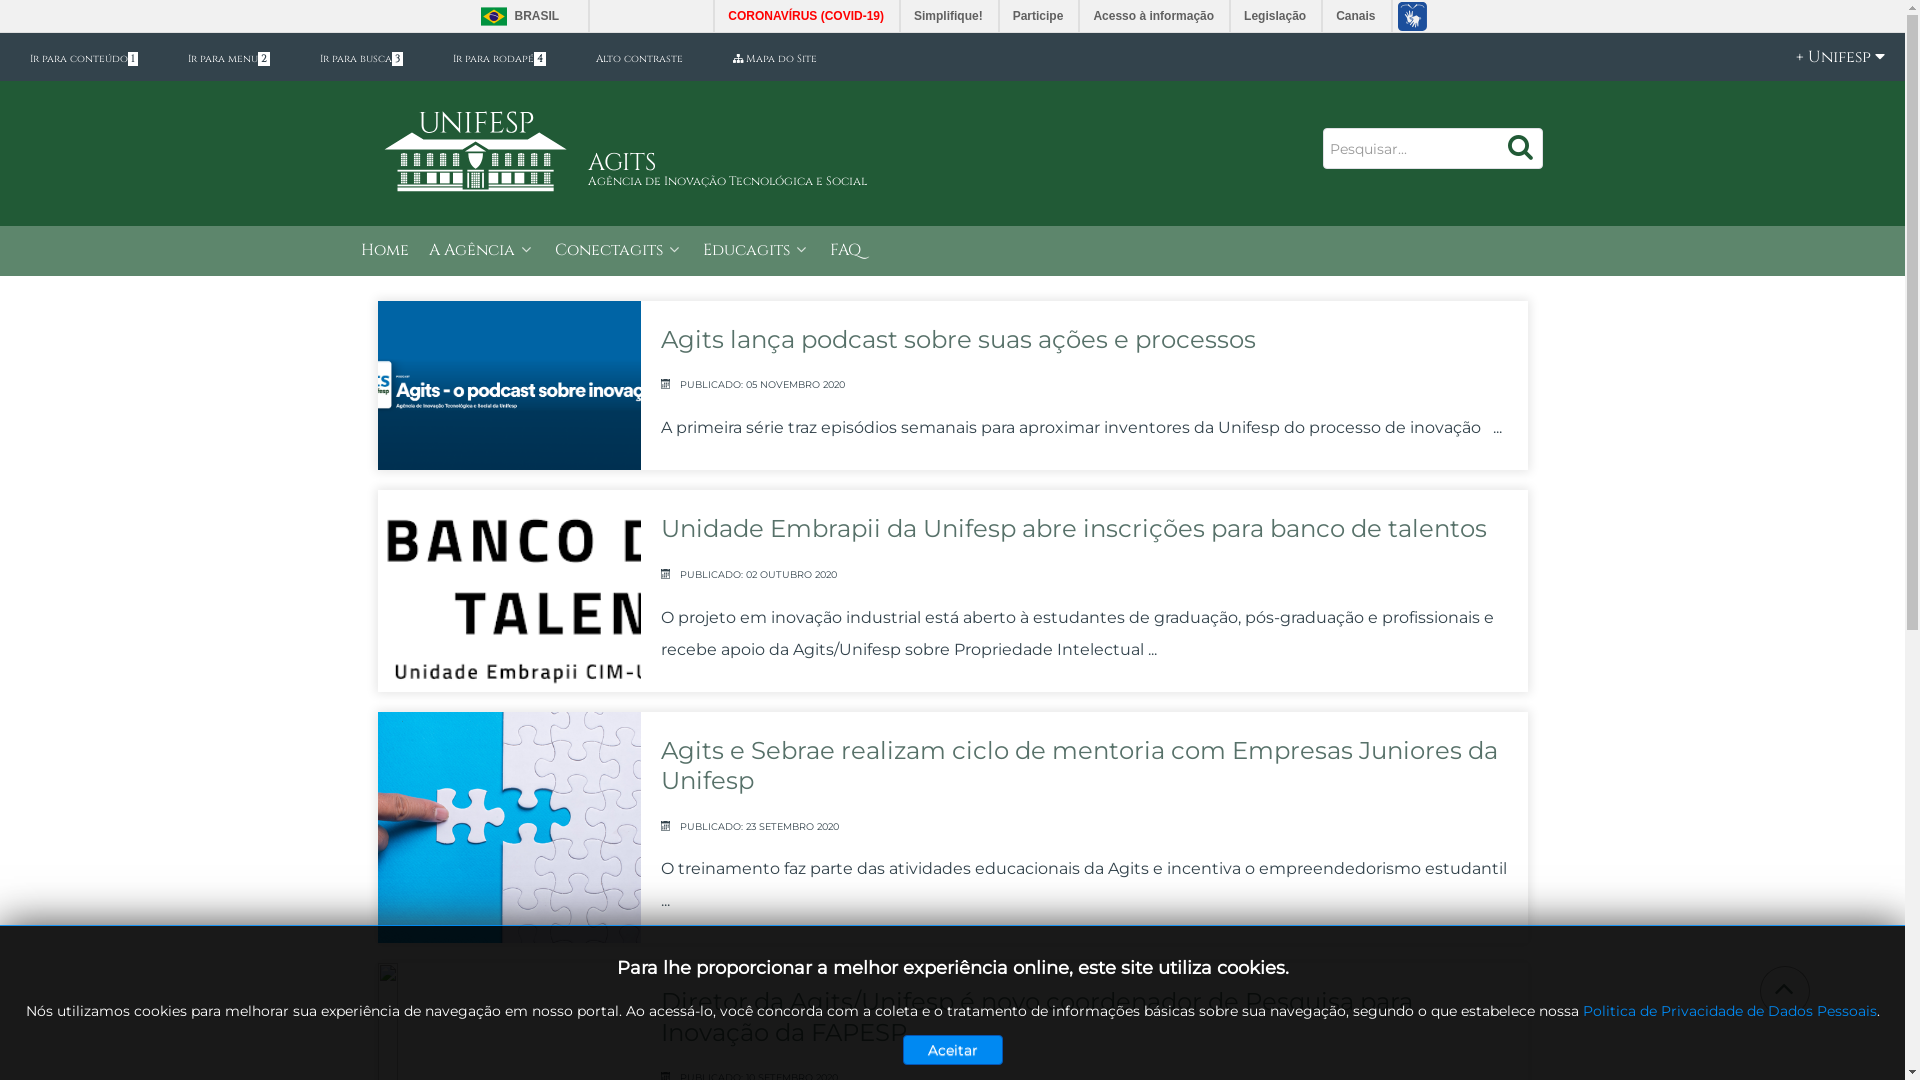  Describe the element at coordinates (638, 57) in the screenshot. I see `'Alto contraste'` at that location.